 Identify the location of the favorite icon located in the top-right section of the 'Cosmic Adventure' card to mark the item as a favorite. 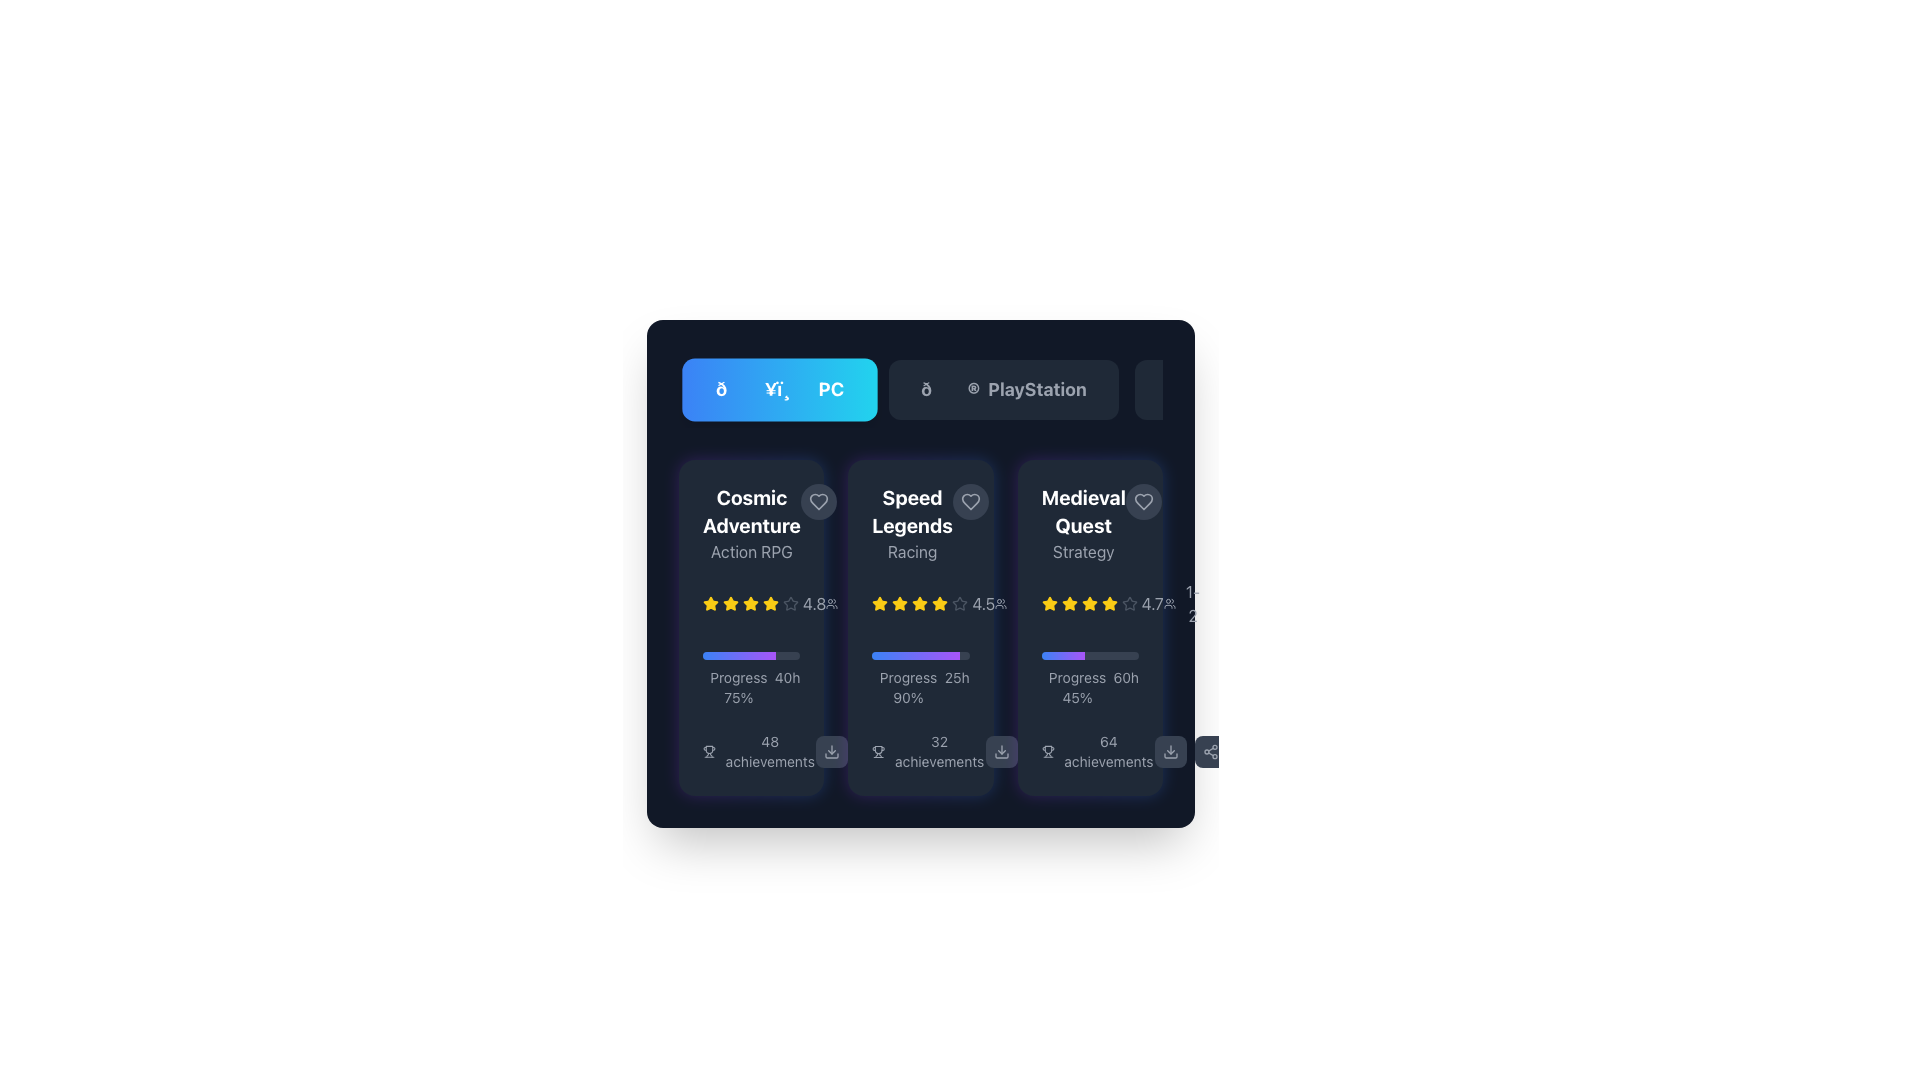
(818, 500).